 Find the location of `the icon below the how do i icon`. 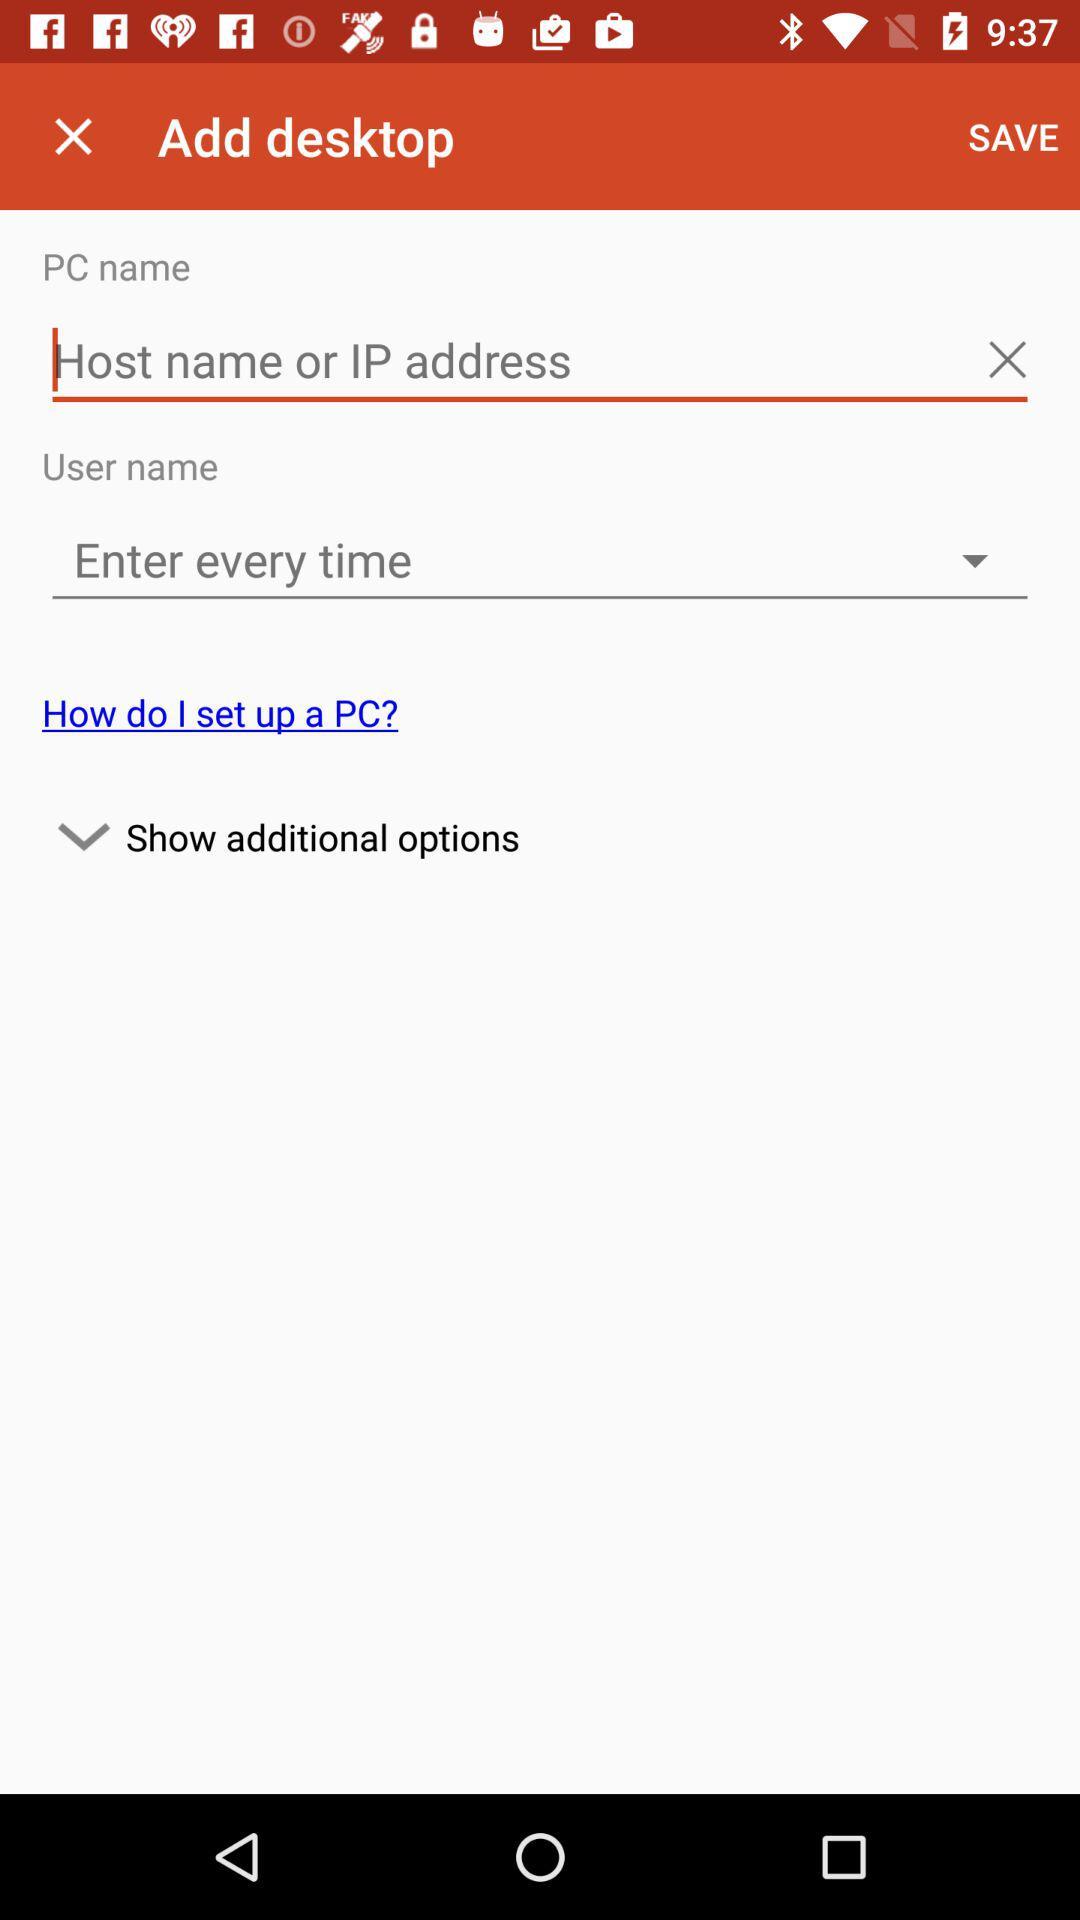

the icon below the how do i icon is located at coordinates (540, 836).